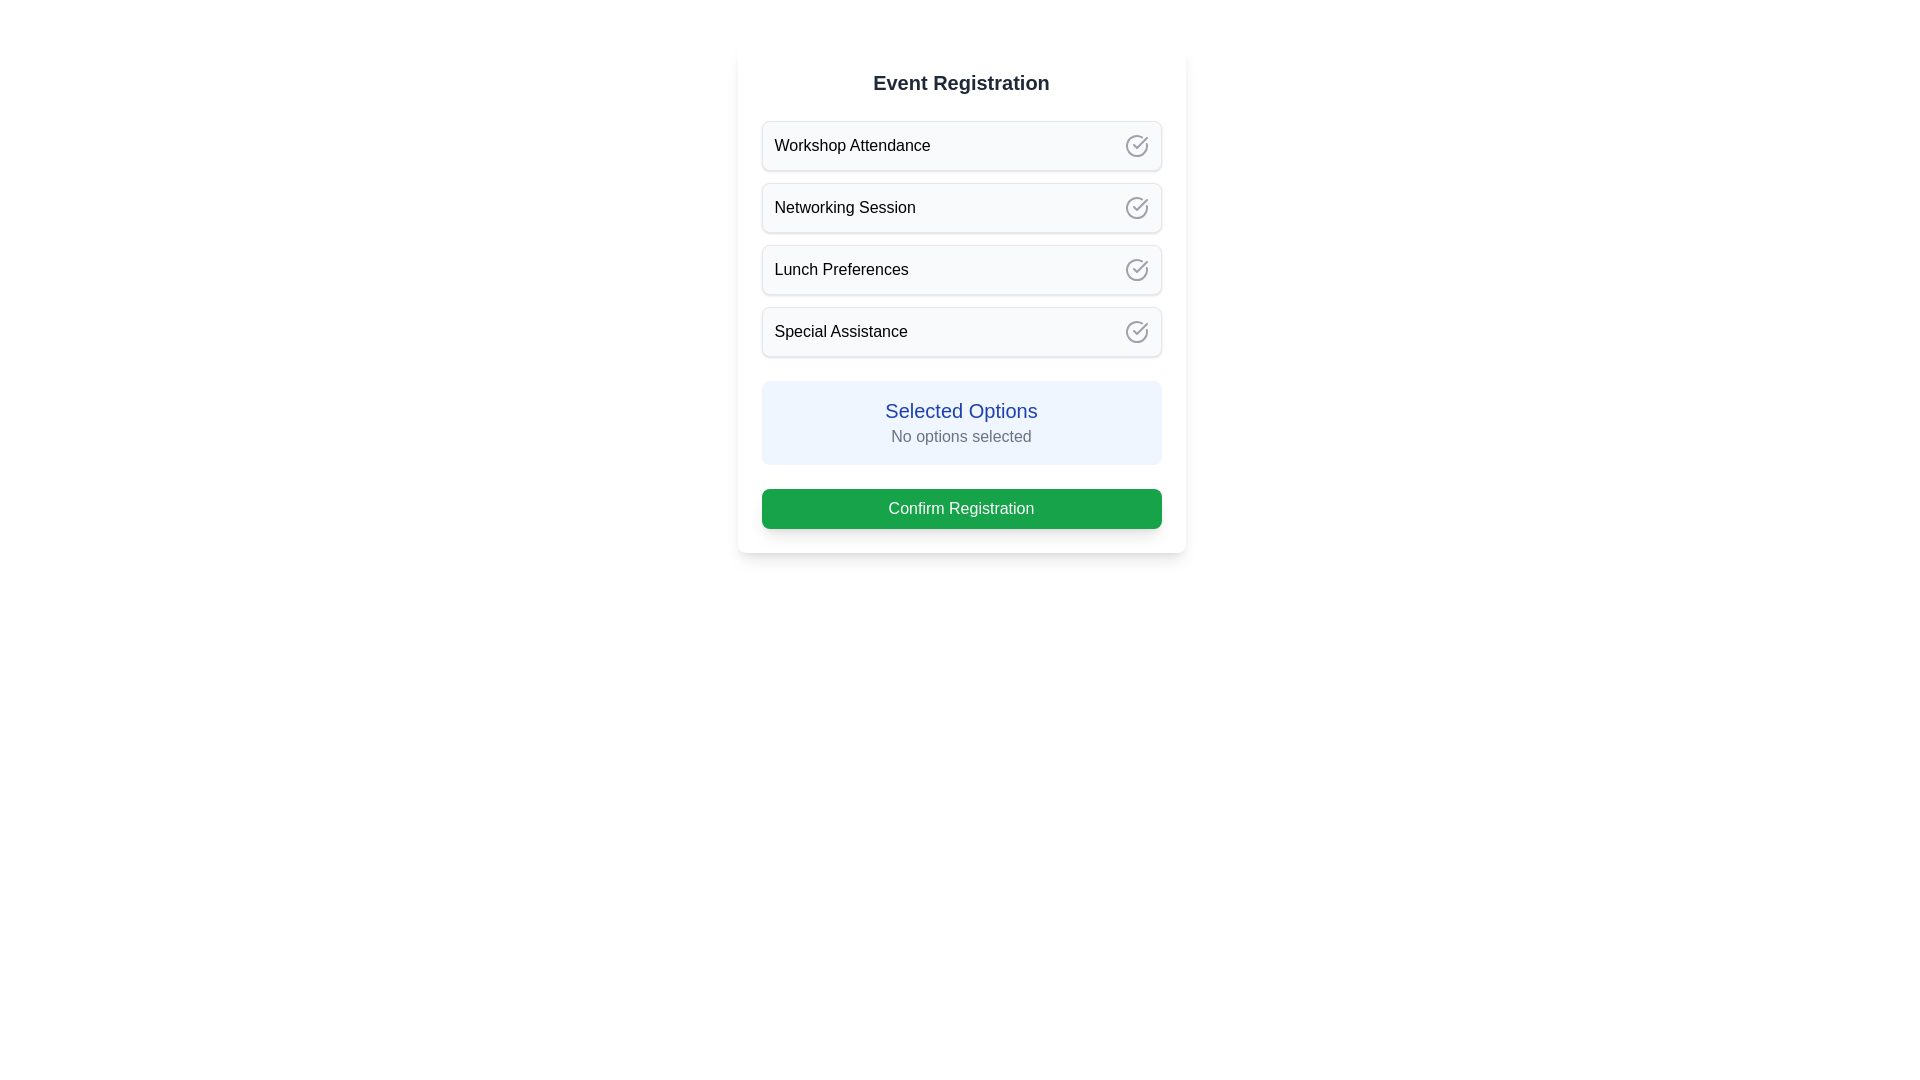 This screenshot has height=1080, width=1920. I want to click on the checkmark icon located to the right of the 'Networking Session' label in the second row of options to interact with its associated functionality, so click(1136, 208).